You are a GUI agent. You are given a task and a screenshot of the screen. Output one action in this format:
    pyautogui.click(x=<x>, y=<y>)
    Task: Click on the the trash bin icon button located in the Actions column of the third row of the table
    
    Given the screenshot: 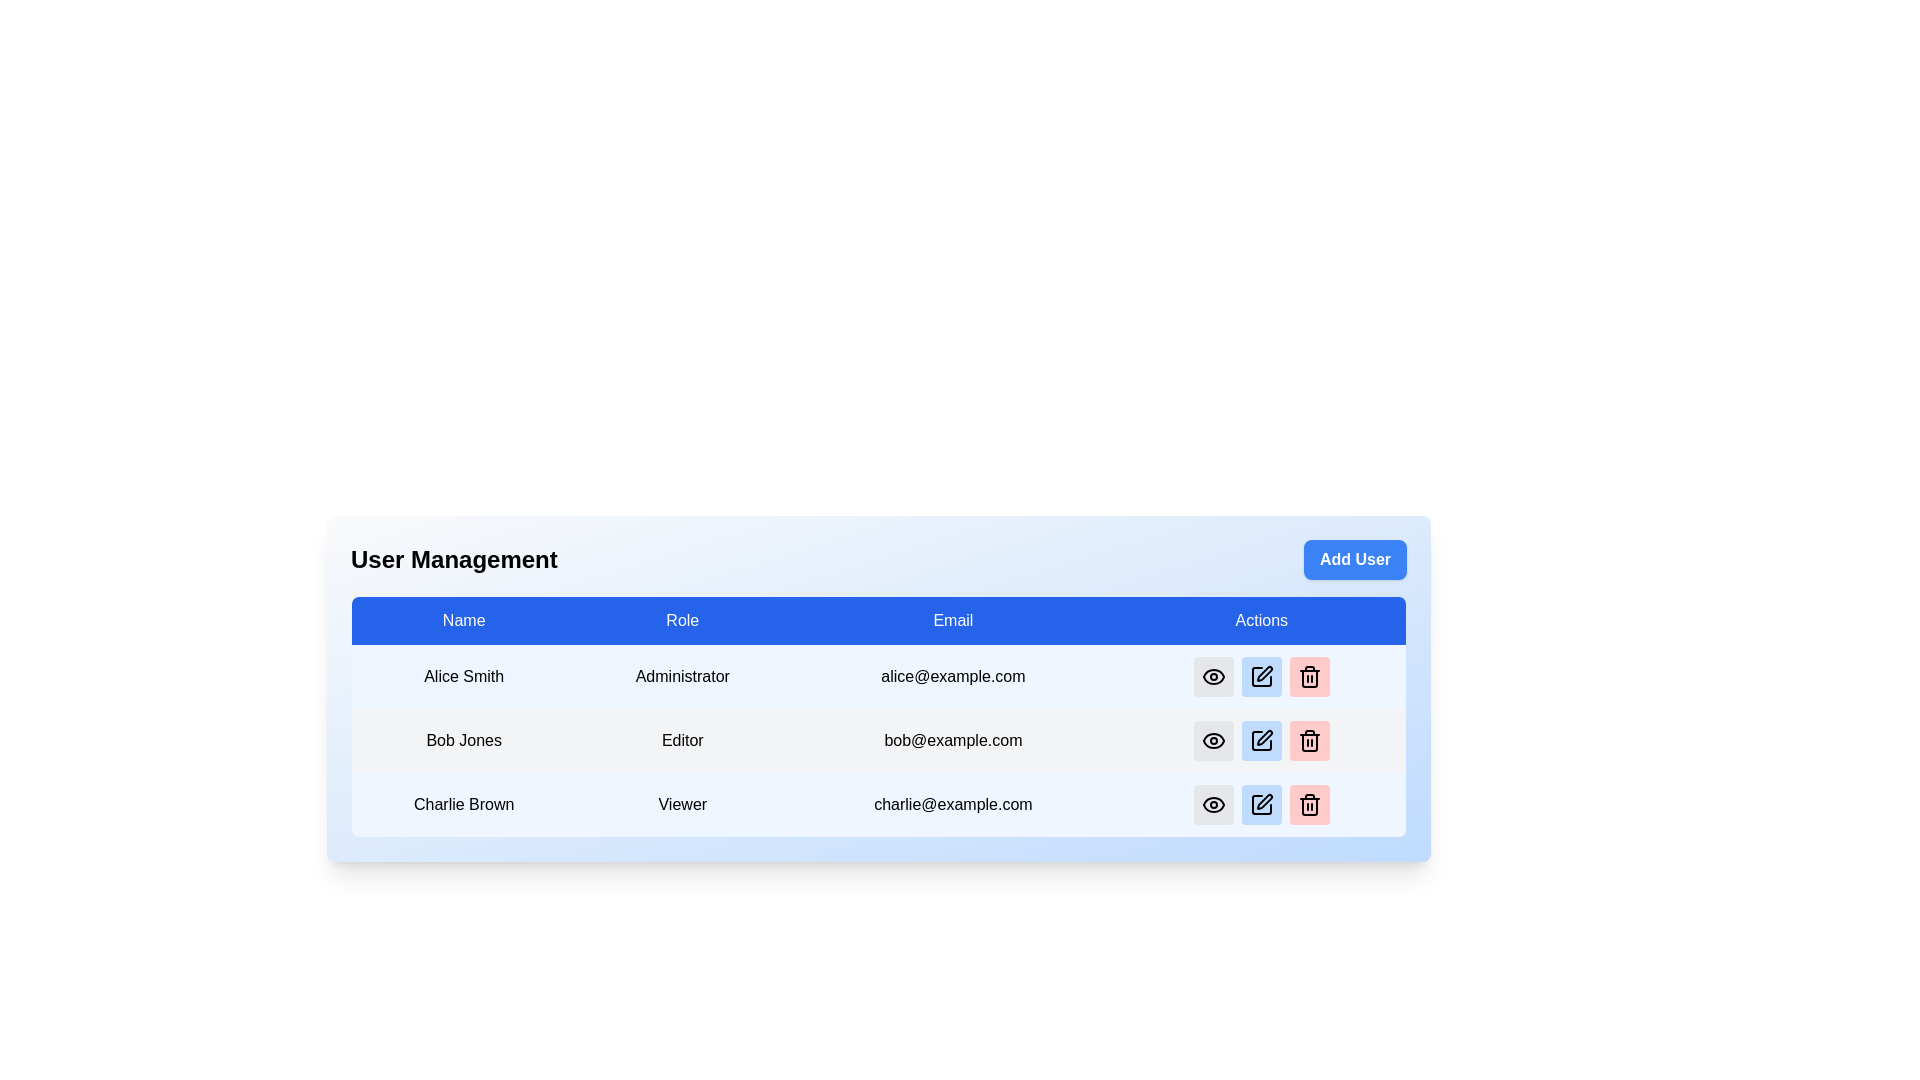 What is the action you would take?
    pyautogui.click(x=1309, y=804)
    